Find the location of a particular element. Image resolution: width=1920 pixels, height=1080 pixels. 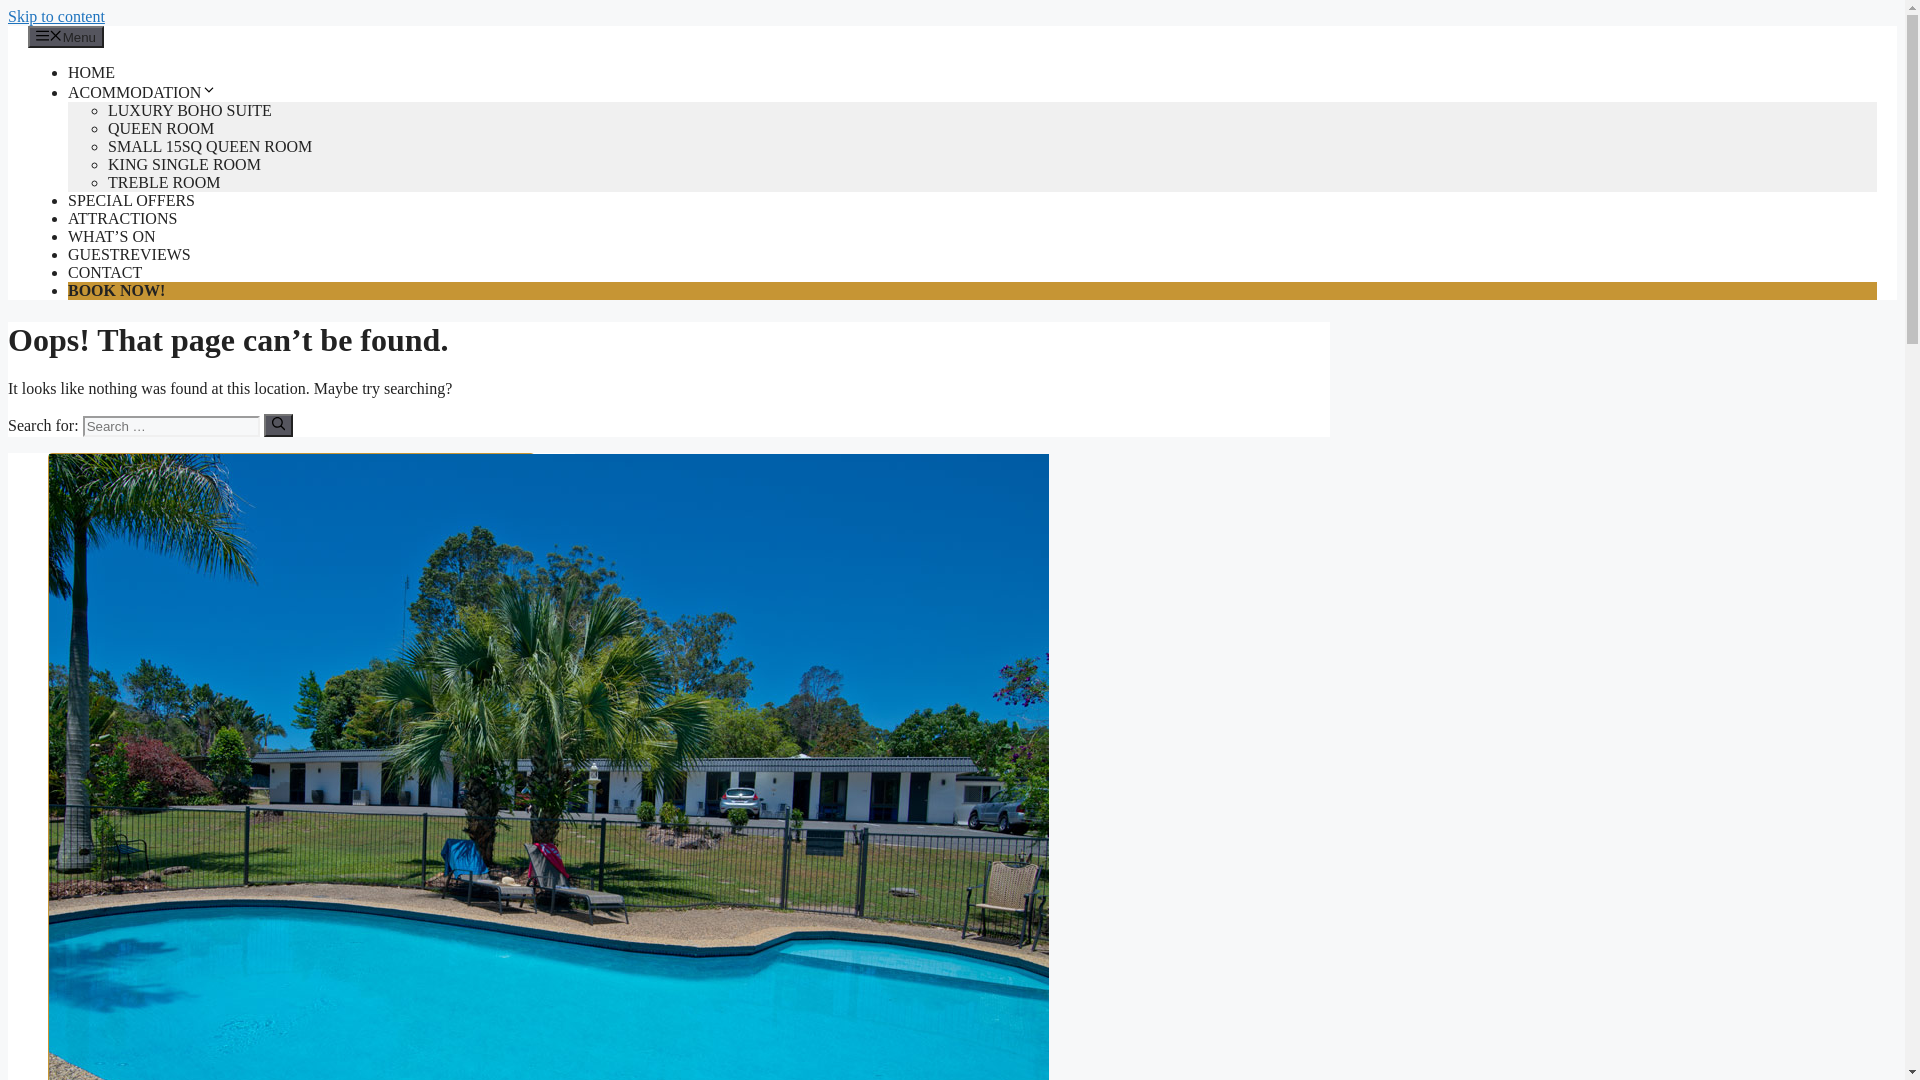

'ACOMMODATION' is located at coordinates (141, 92).